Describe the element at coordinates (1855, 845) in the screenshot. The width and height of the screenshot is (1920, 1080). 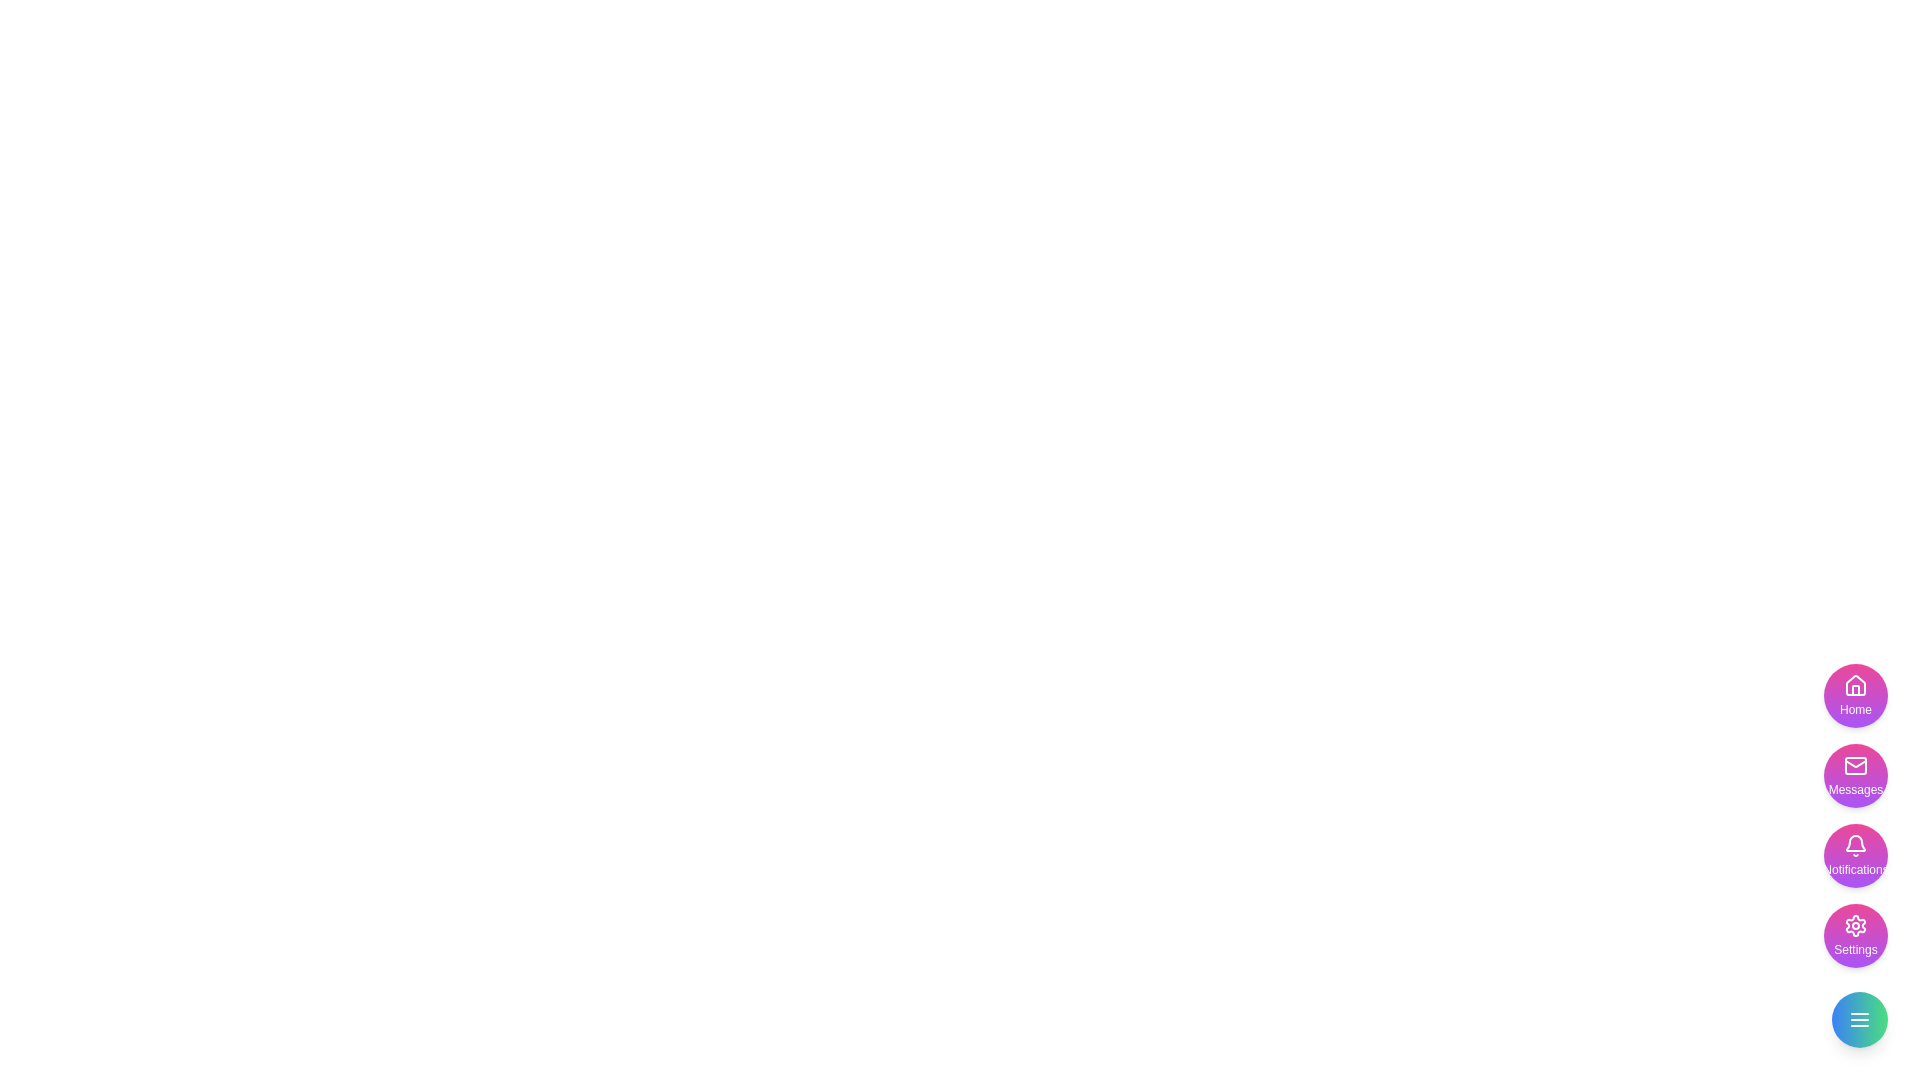
I see `the third icon labeled 'Notifications' in the vertical stack of icons on the right side of the interface` at that location.